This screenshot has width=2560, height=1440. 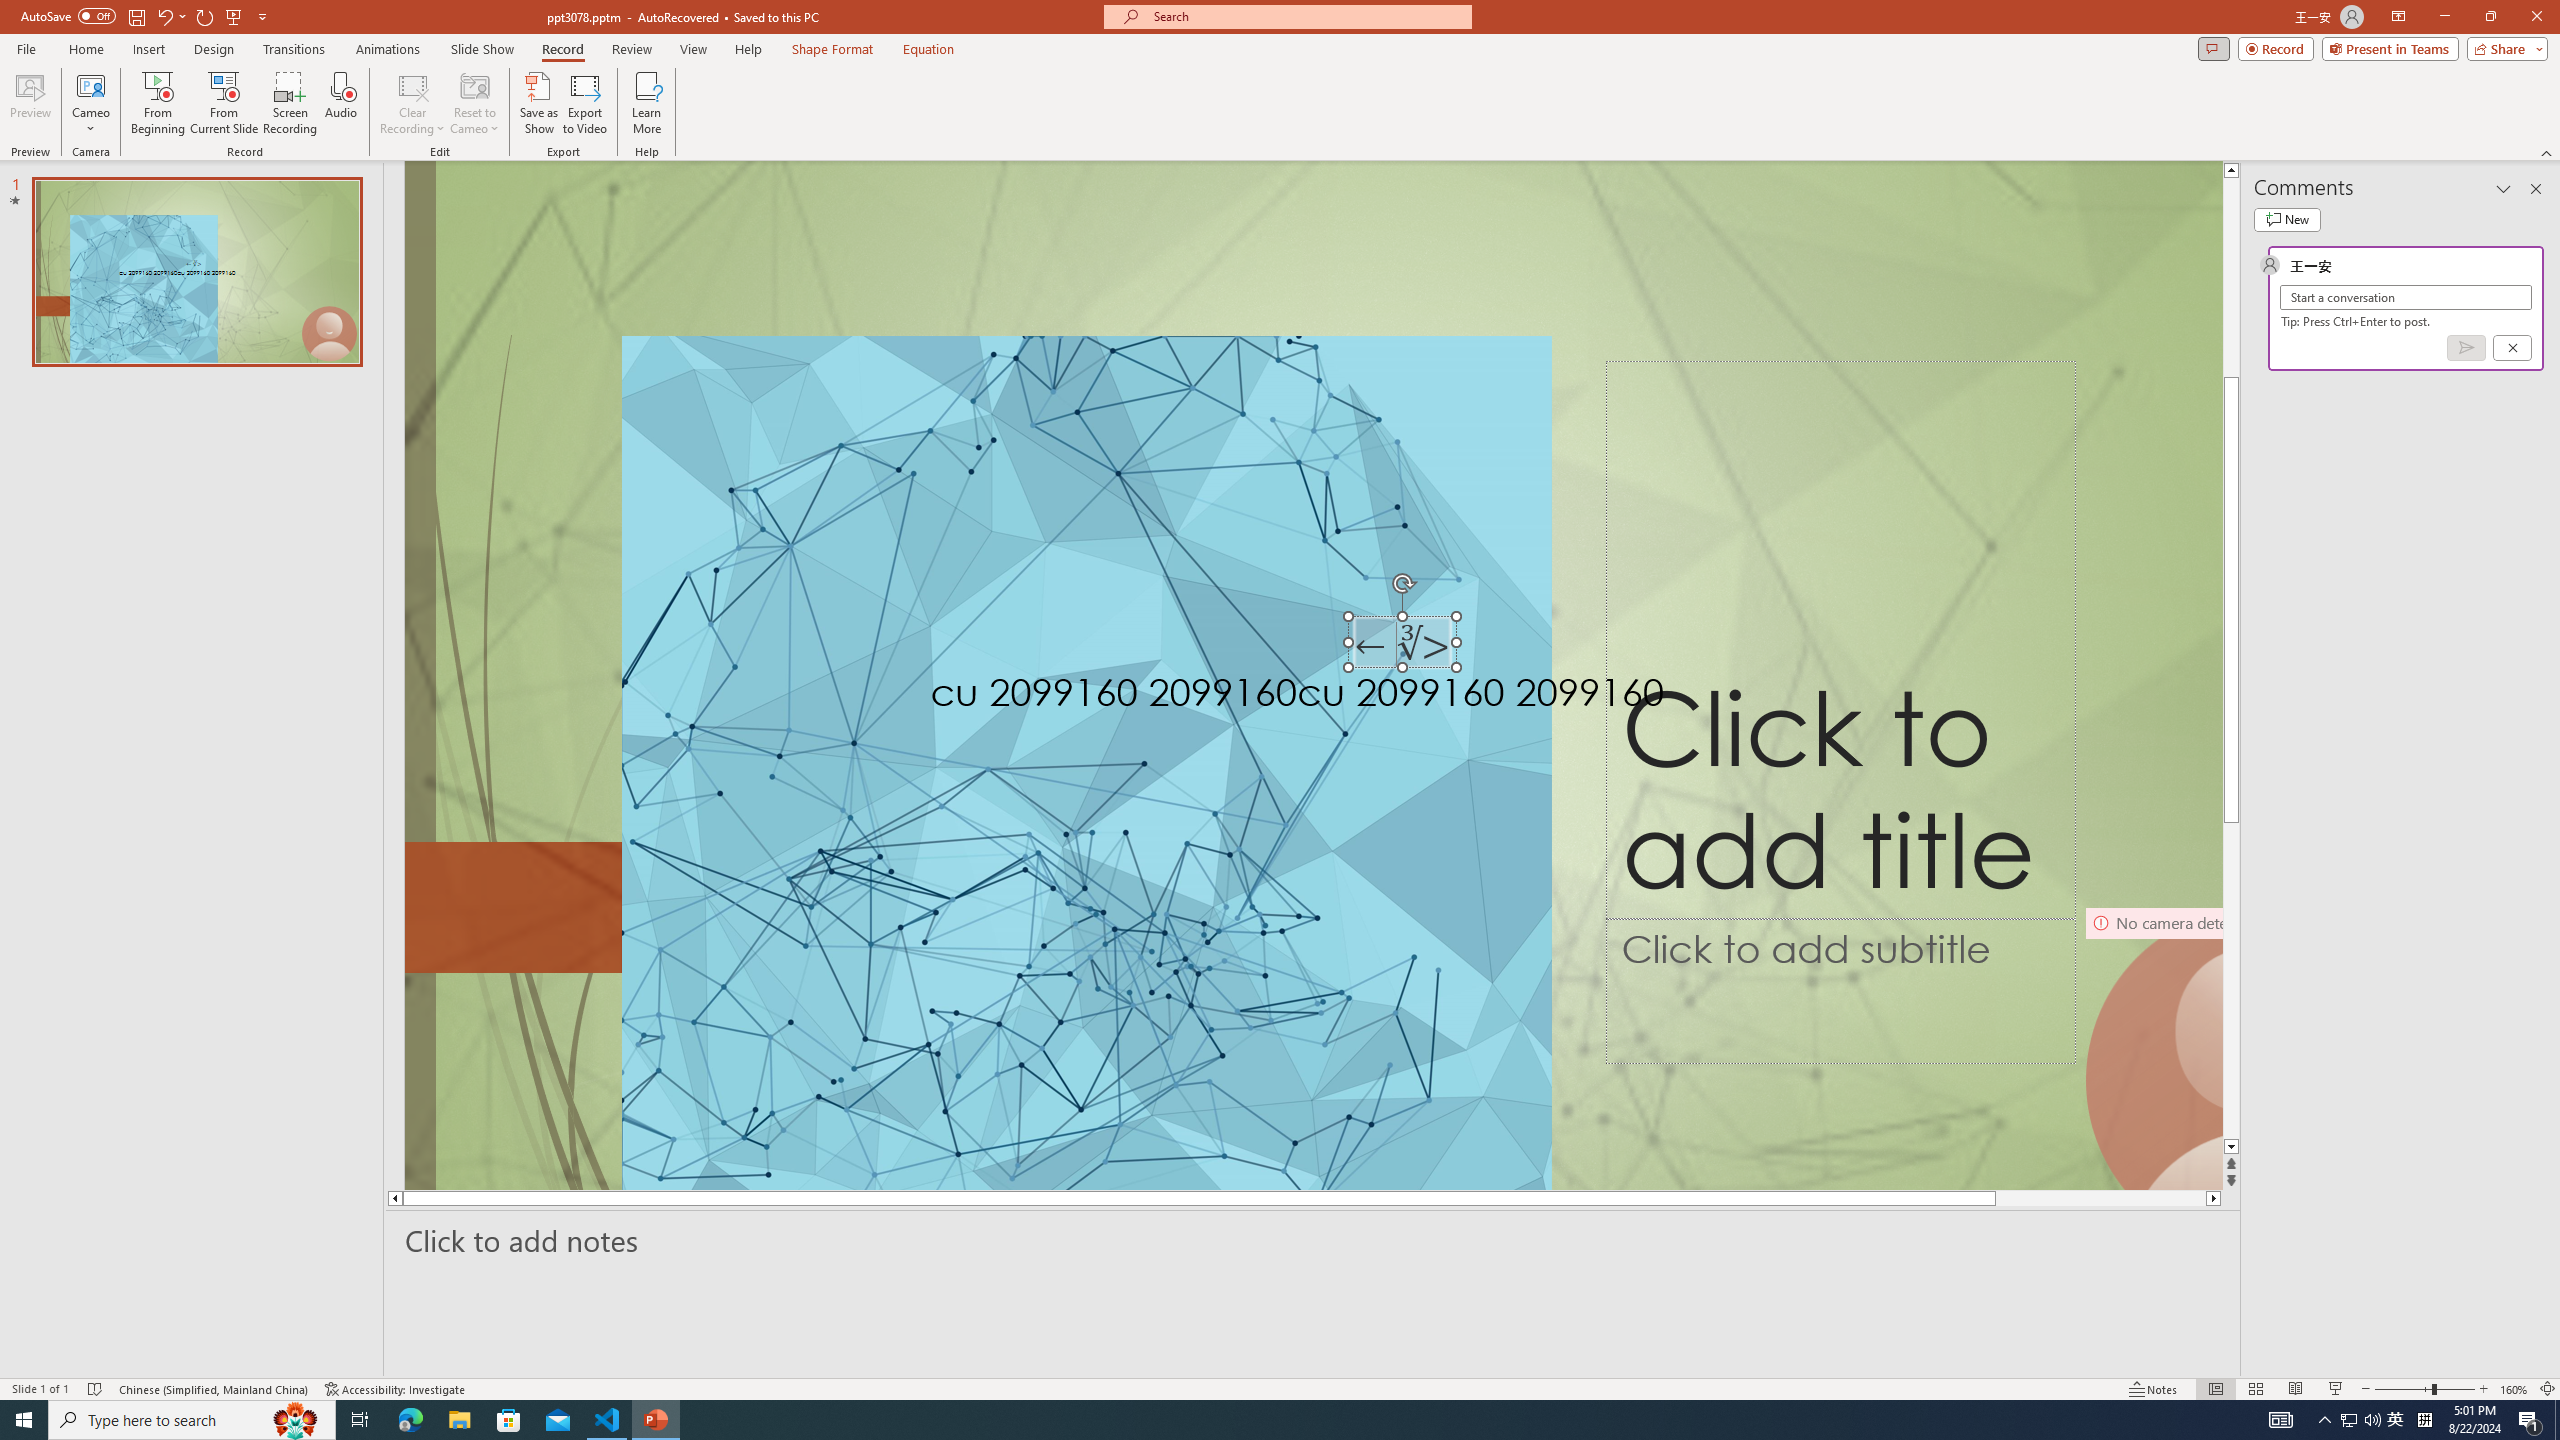 What do you see at coordinates (1402, 644) in the screenshot?
I see `'TextBox 7'` at bounding box center [1402, 644].